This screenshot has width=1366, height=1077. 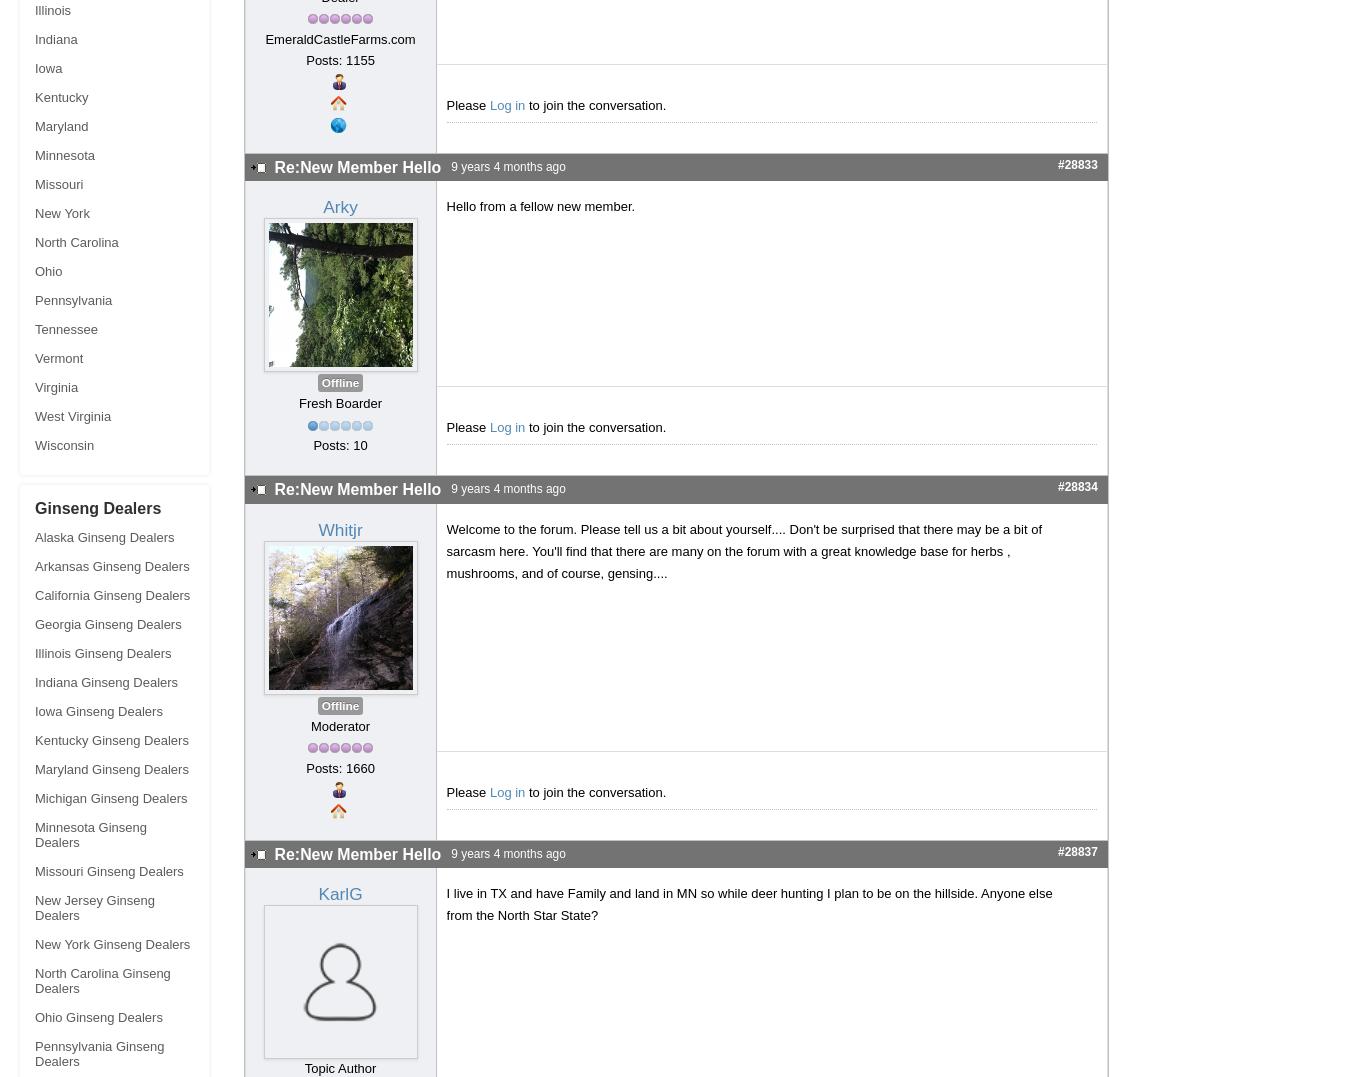 I want to click on 'Arkansas Ginseng Dealers', so click(x=34, y=566).